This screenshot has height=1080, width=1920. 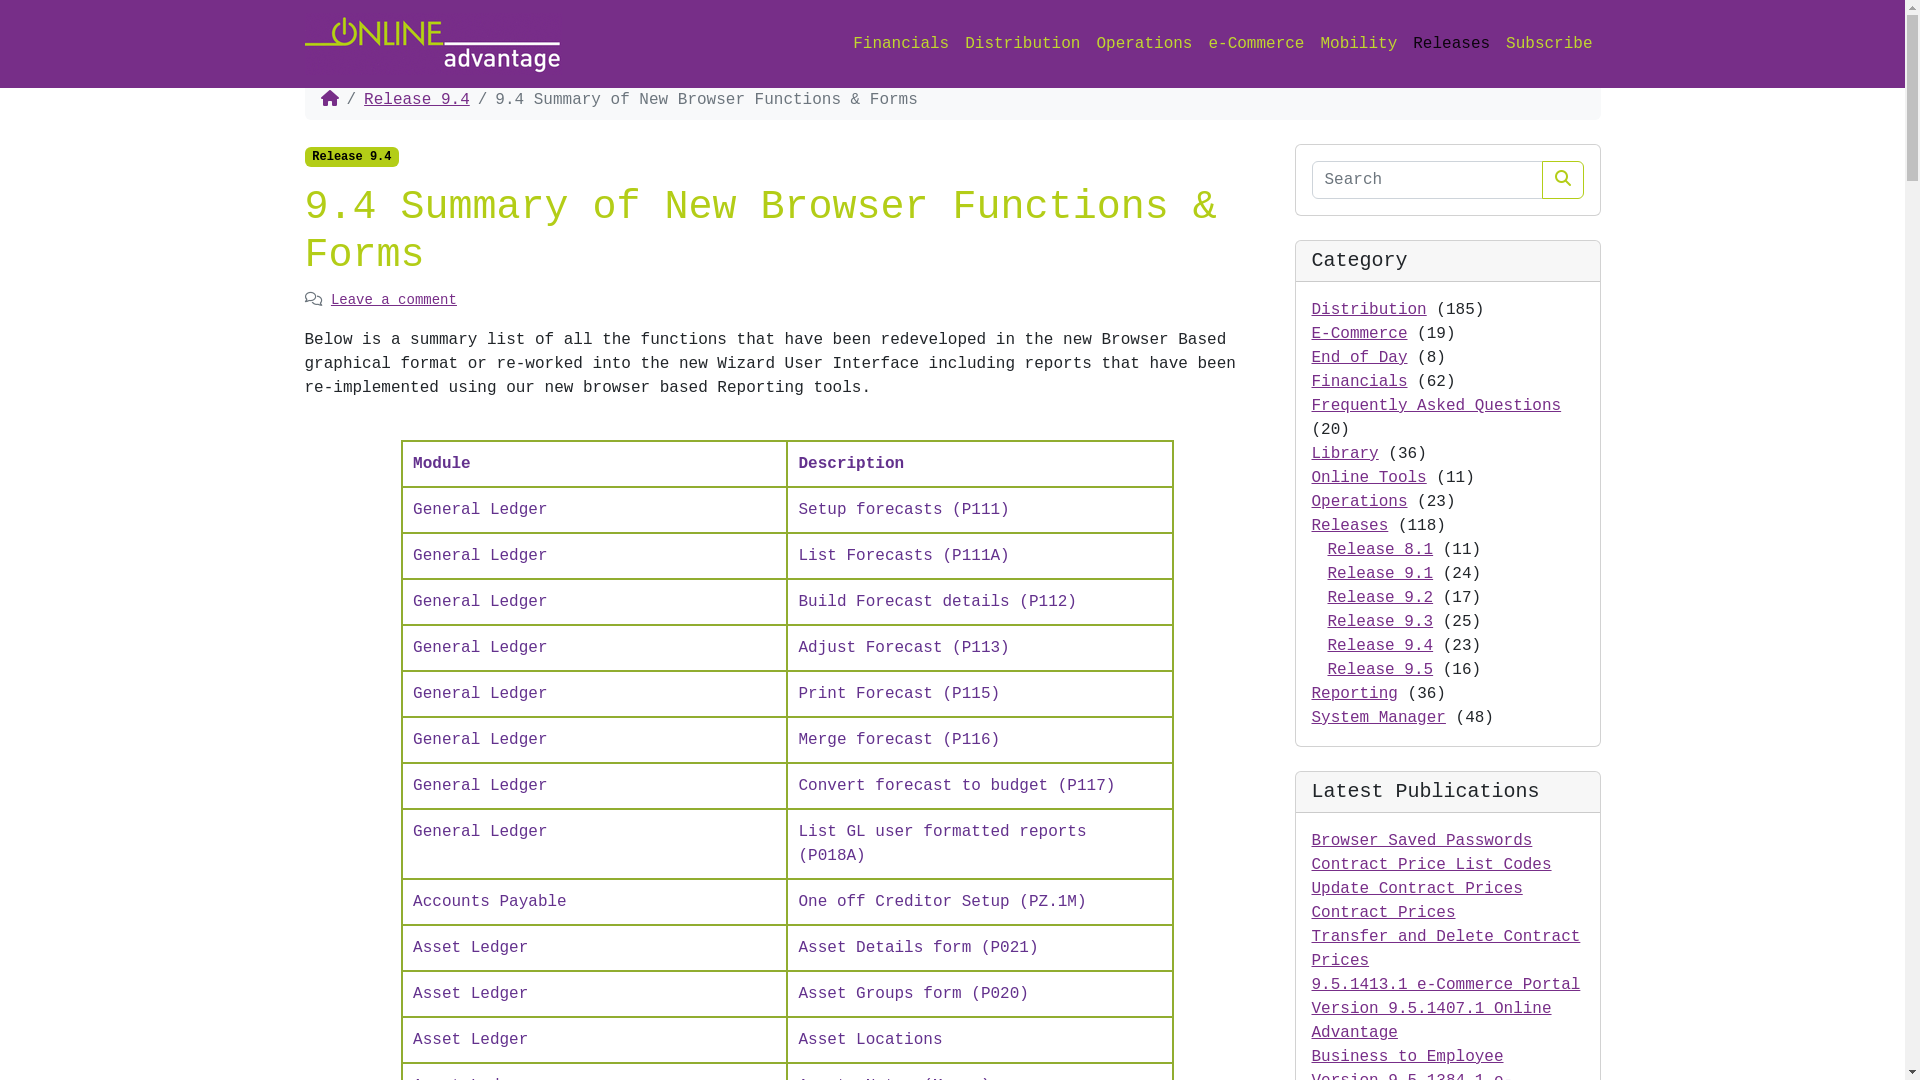 I want to click on 'System Manager', so click(x=1377, y=716).